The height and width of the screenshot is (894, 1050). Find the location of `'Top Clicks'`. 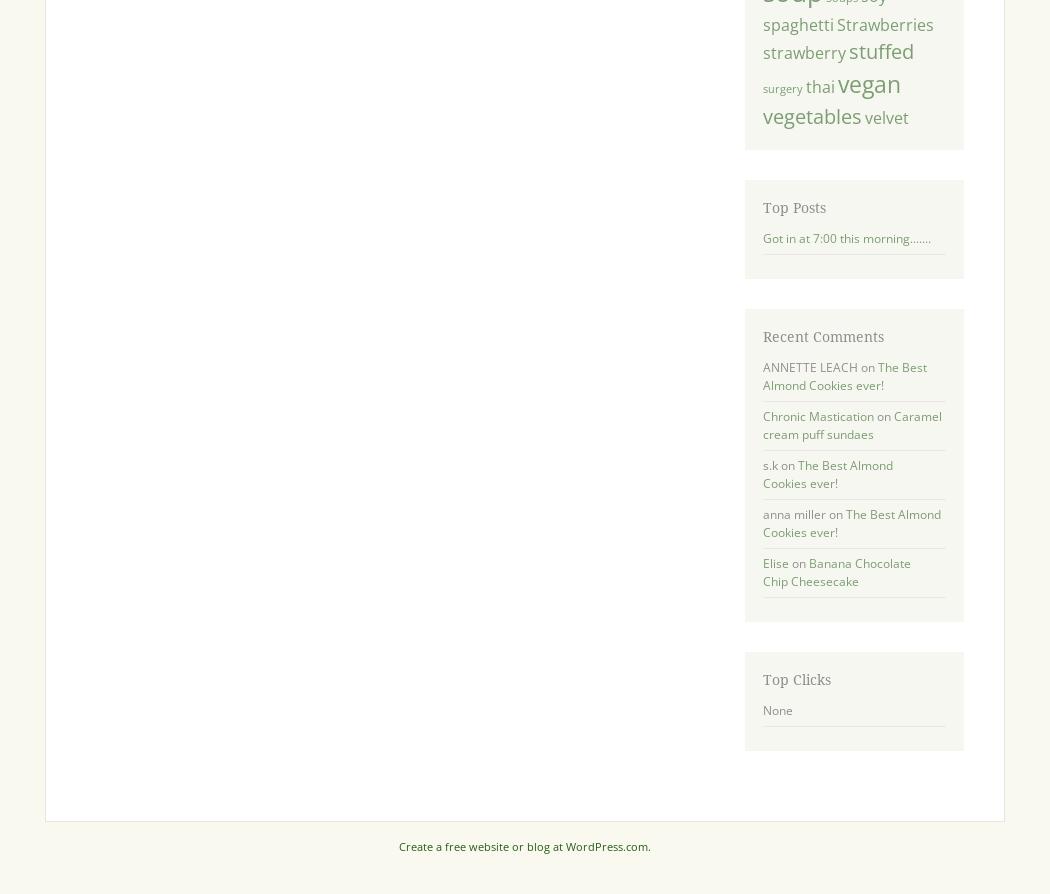

'Top Clicks' is located at coordinates (795, 678).